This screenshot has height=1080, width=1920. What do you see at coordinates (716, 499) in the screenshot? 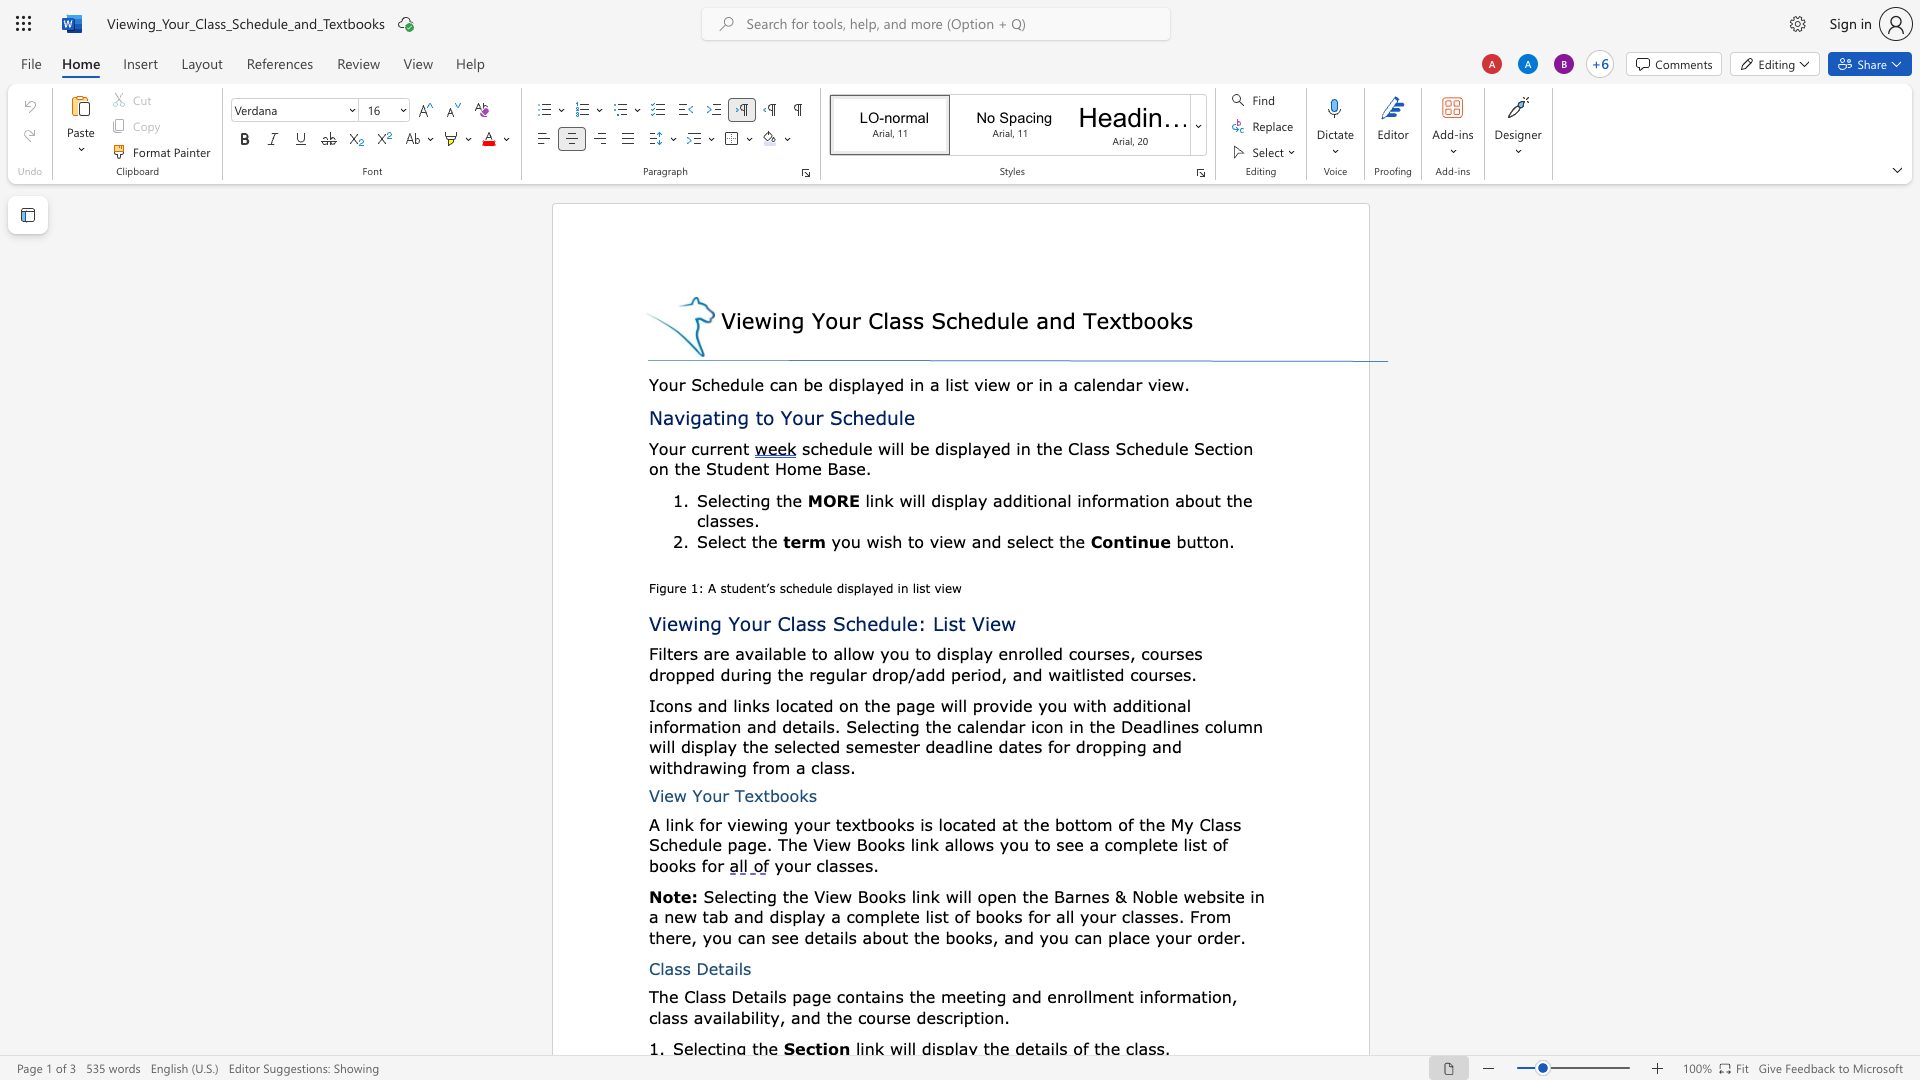
I see `the space between the continuous character "e" and "l" in the text` at bounding box center [716, 499].